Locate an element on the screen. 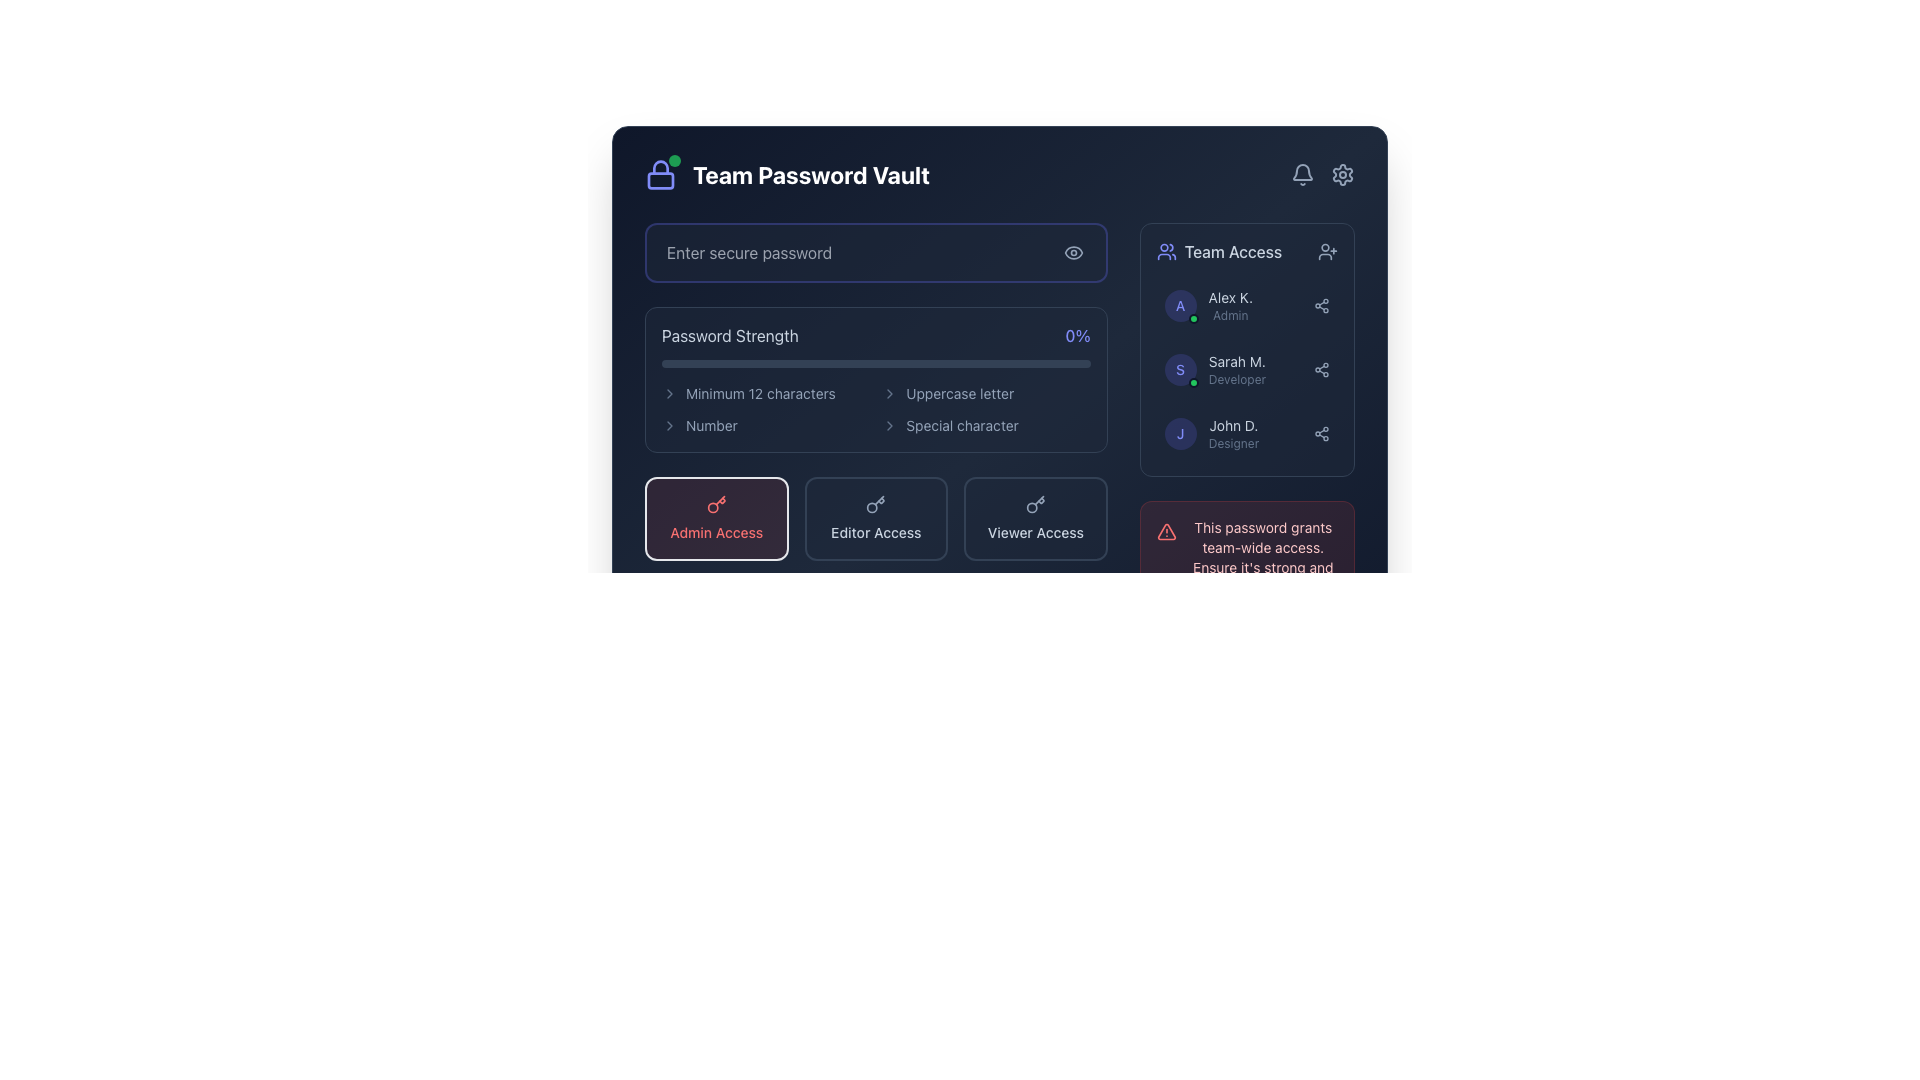 This screenshot has height=1080, width=1920. the top component of the eye-shaped SVG icon that indicates a visibility toggle feature for password entry is located at coordinates (1072, 252).